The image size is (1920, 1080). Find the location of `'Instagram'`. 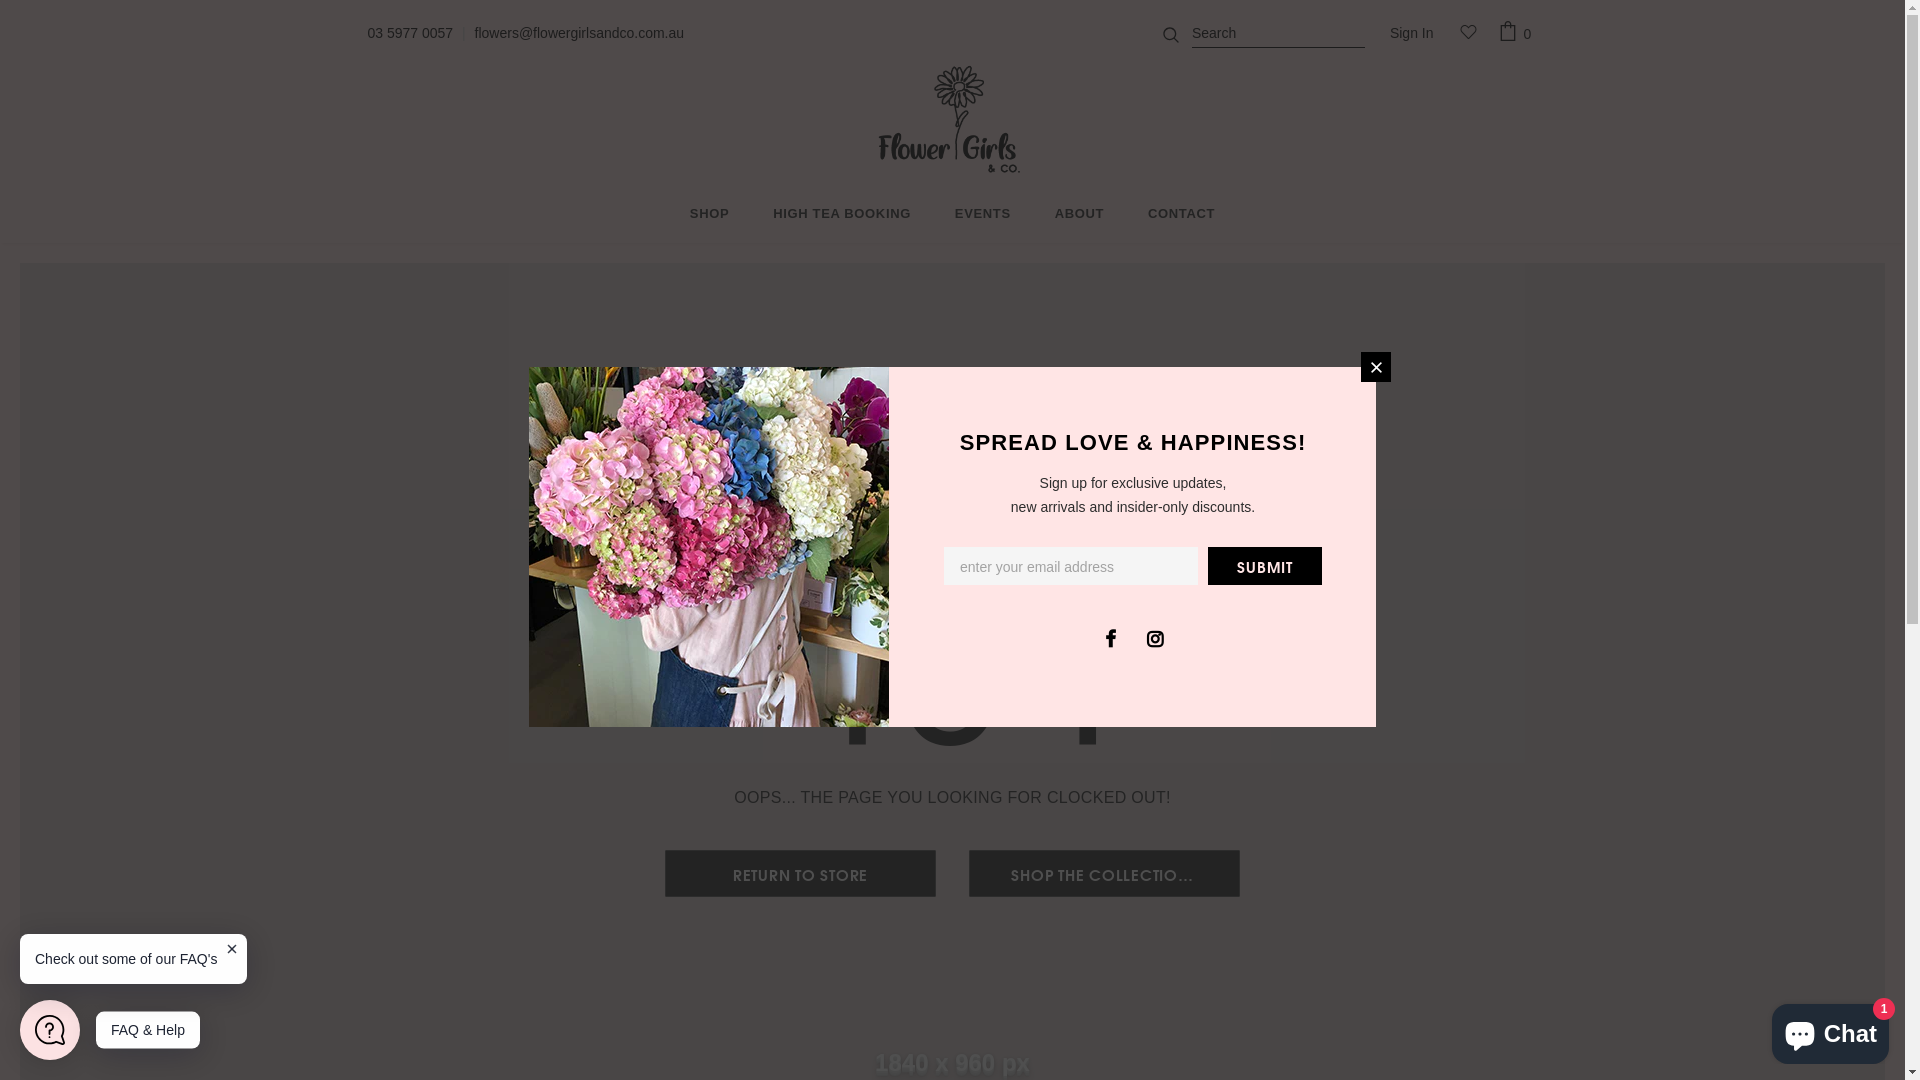

'Instagram' is located at coordinates (1155, 636).